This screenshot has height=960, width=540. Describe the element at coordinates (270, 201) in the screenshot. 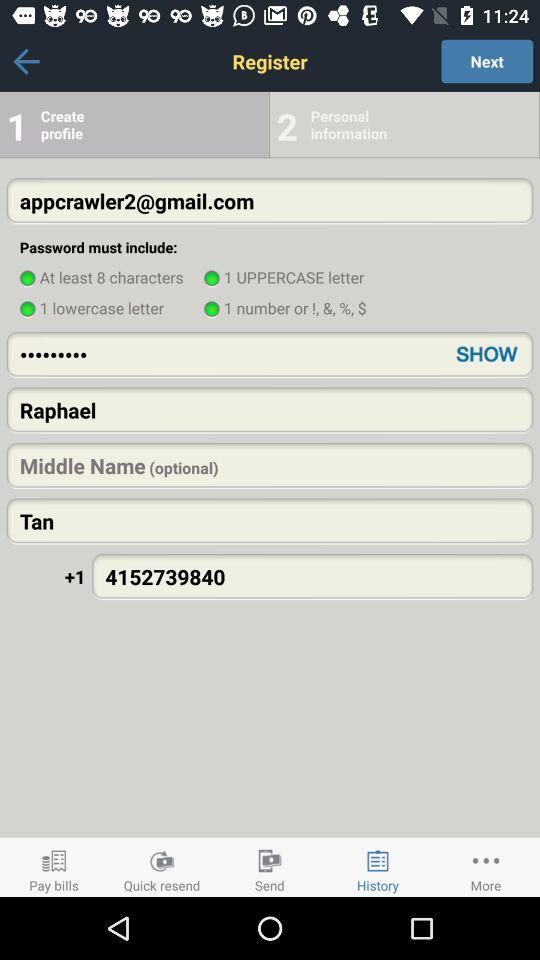

I see `the text above the text password must include` at that location.